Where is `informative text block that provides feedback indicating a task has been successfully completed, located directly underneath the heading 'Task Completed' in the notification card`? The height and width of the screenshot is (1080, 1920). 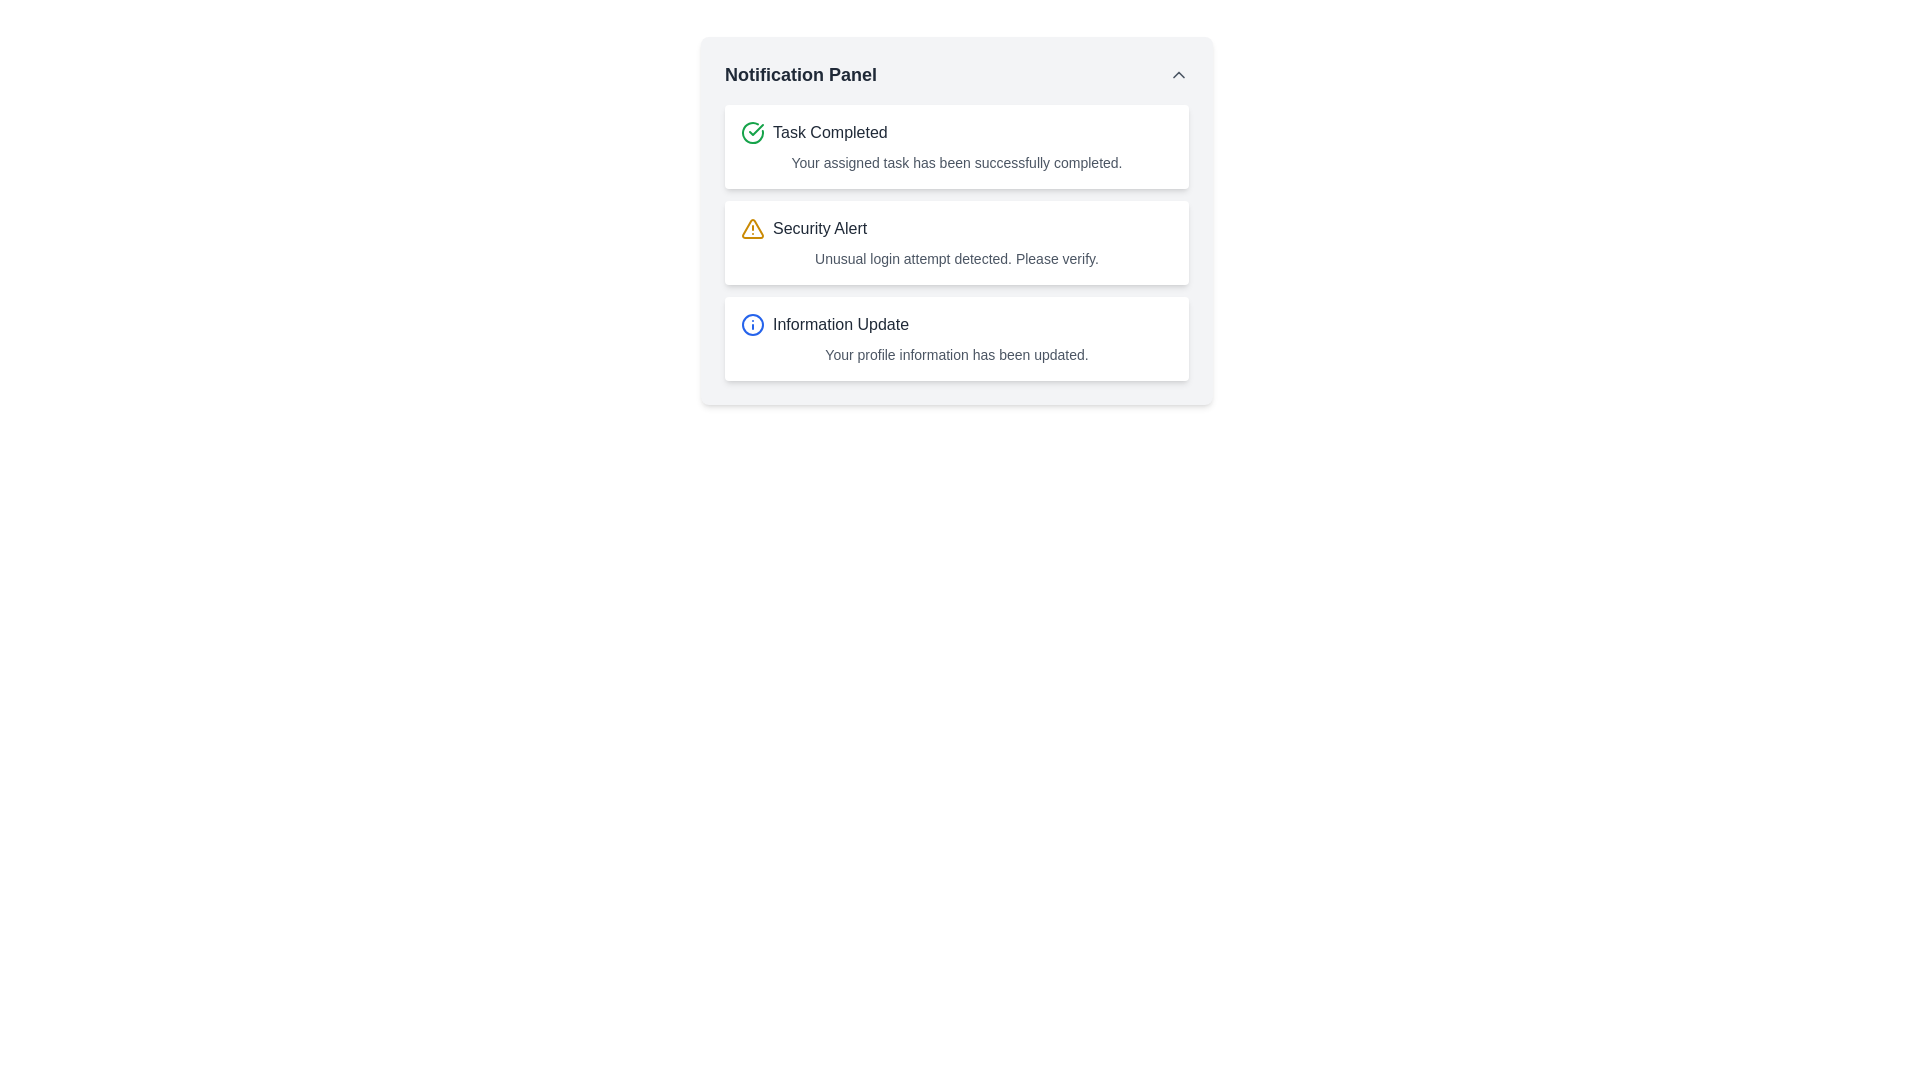 informative text block that provides feedback indicating a task has been successfully completed, located directly underneath the heading 'Task Completed' in the notification card is located at coordinates (955, 161).